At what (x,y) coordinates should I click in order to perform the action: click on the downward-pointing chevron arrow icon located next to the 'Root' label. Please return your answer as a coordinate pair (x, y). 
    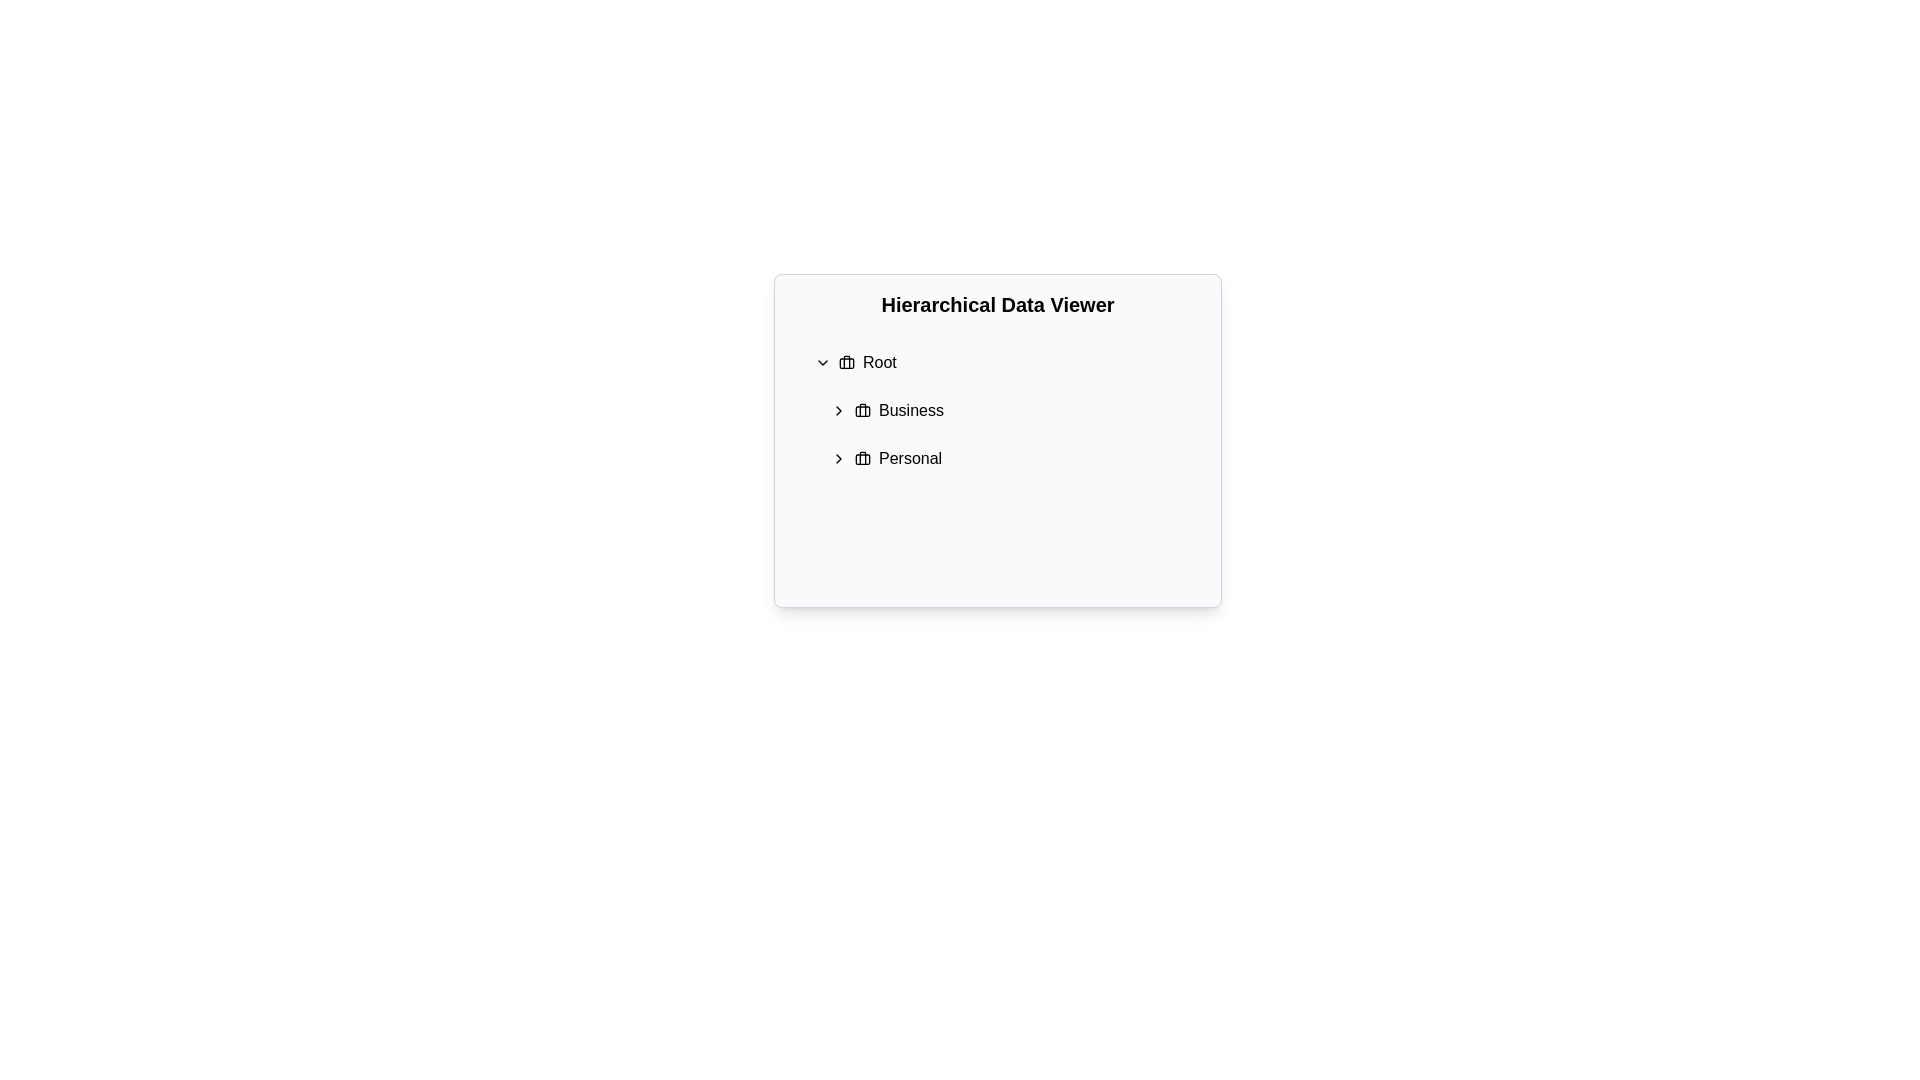
    Looking at the image, I should click on (822, 362).